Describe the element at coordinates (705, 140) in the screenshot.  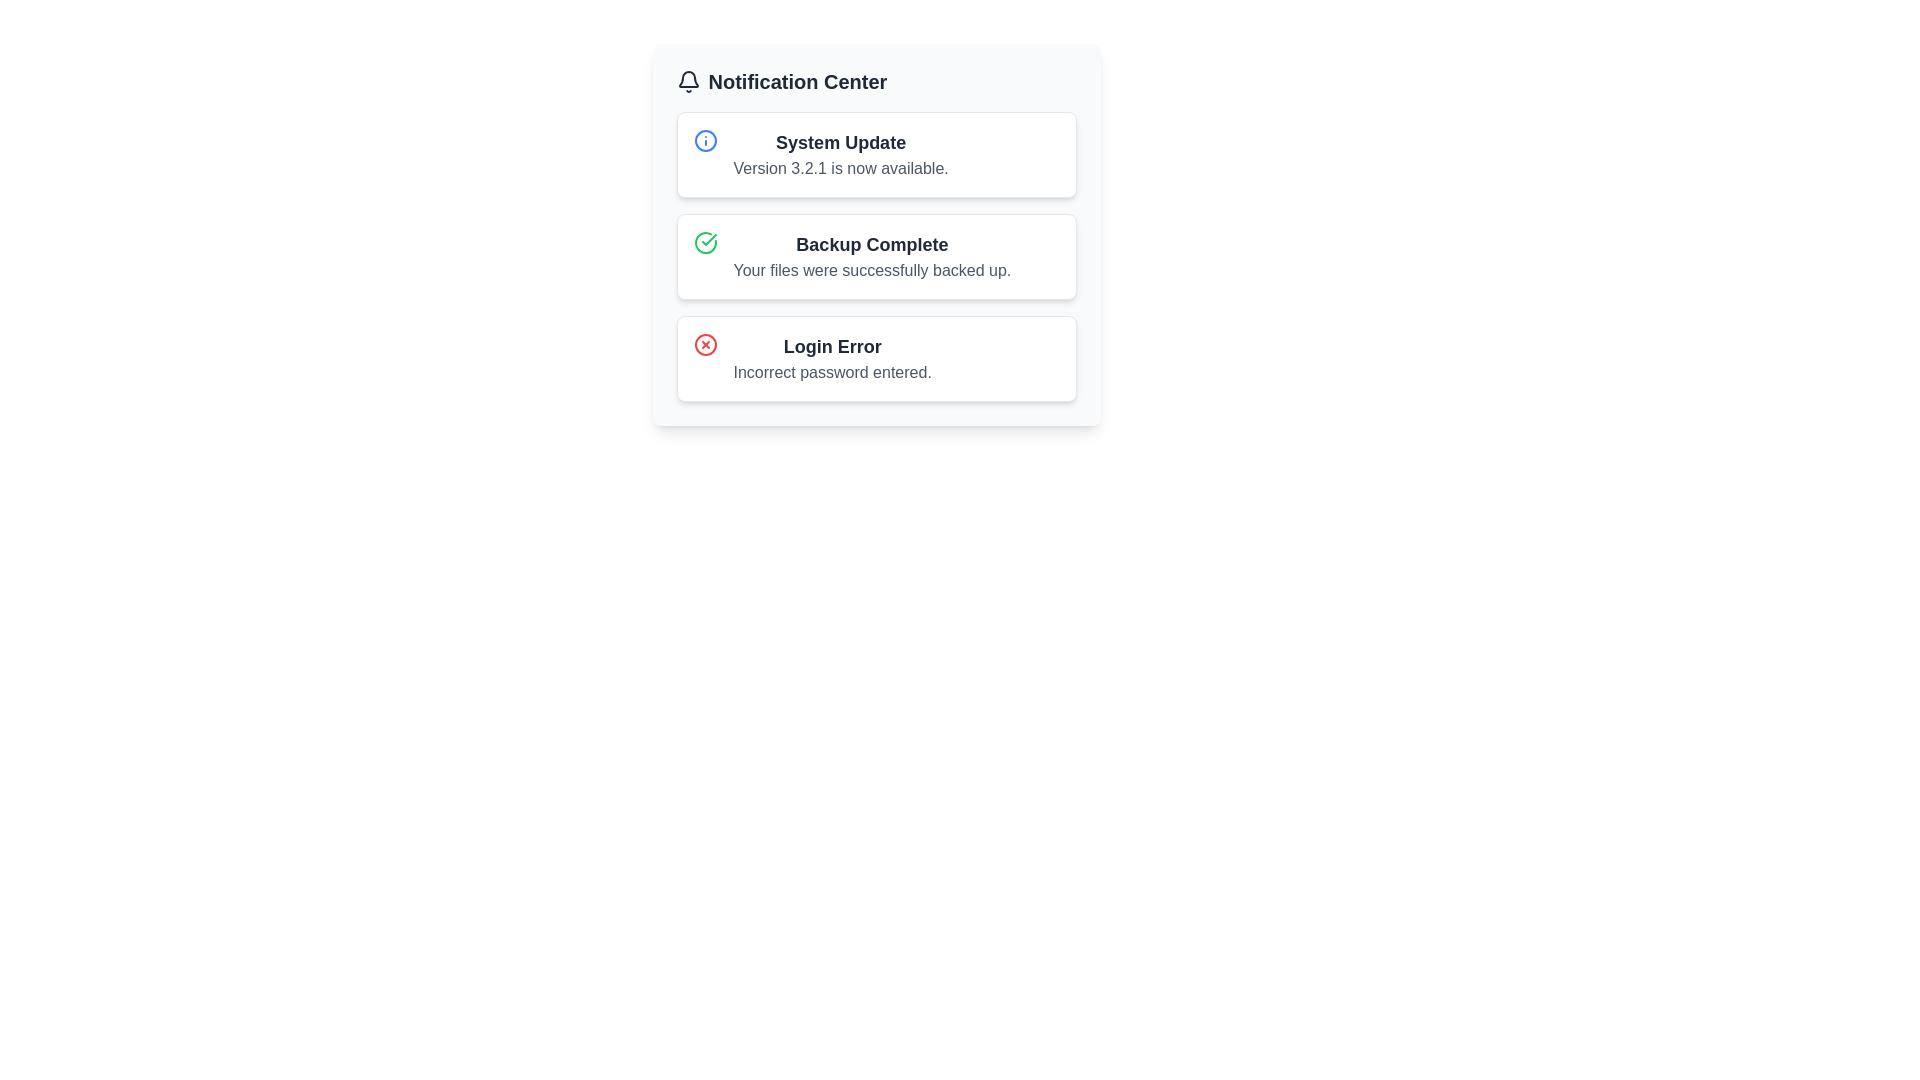
I see `the circular information icon located in the top-left corner of the 'System Update' notification` at that location.